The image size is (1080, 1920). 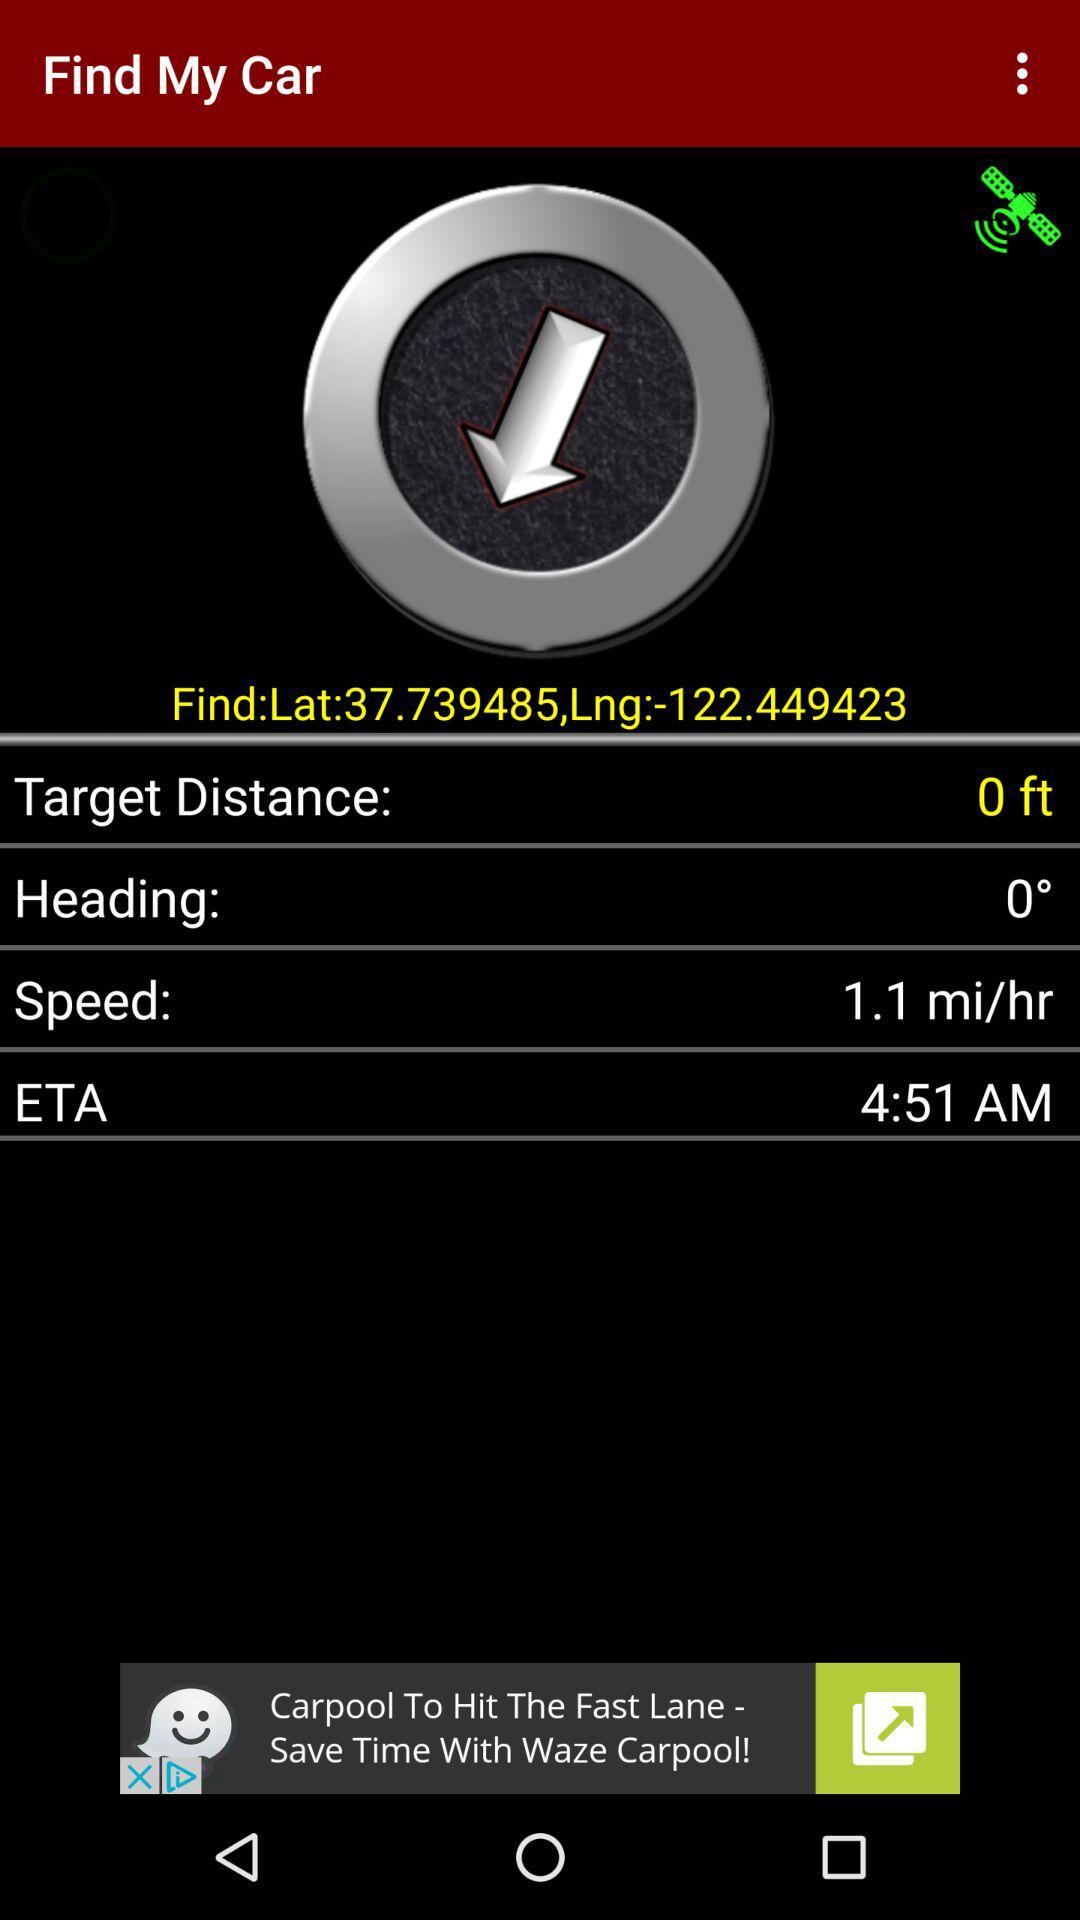 What do you see at coordinates (540, 1727) in the screenshot?
I see `advertisement website` at bounding box center [540, 1727].